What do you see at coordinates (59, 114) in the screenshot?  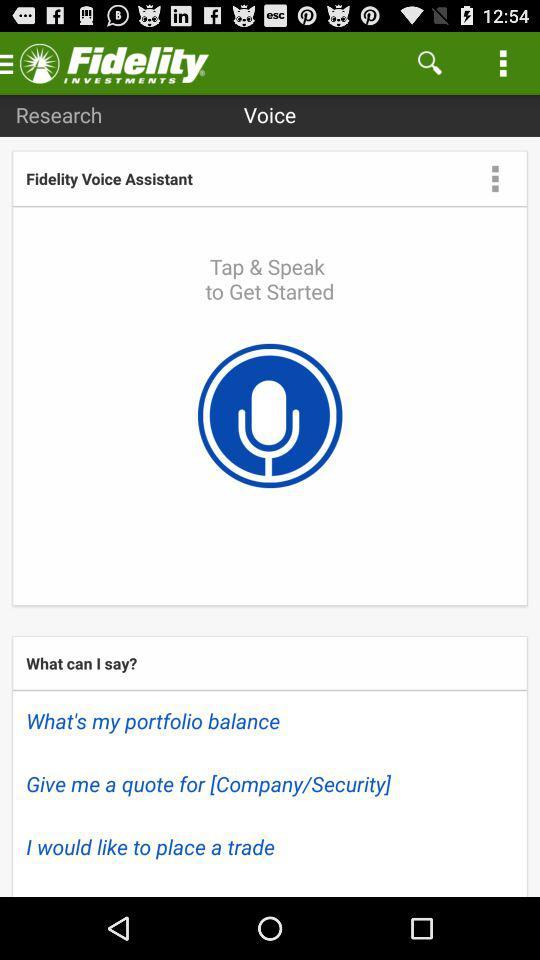 I see `item above the fidelity voice assistant app` at bounding box center [59, 114].